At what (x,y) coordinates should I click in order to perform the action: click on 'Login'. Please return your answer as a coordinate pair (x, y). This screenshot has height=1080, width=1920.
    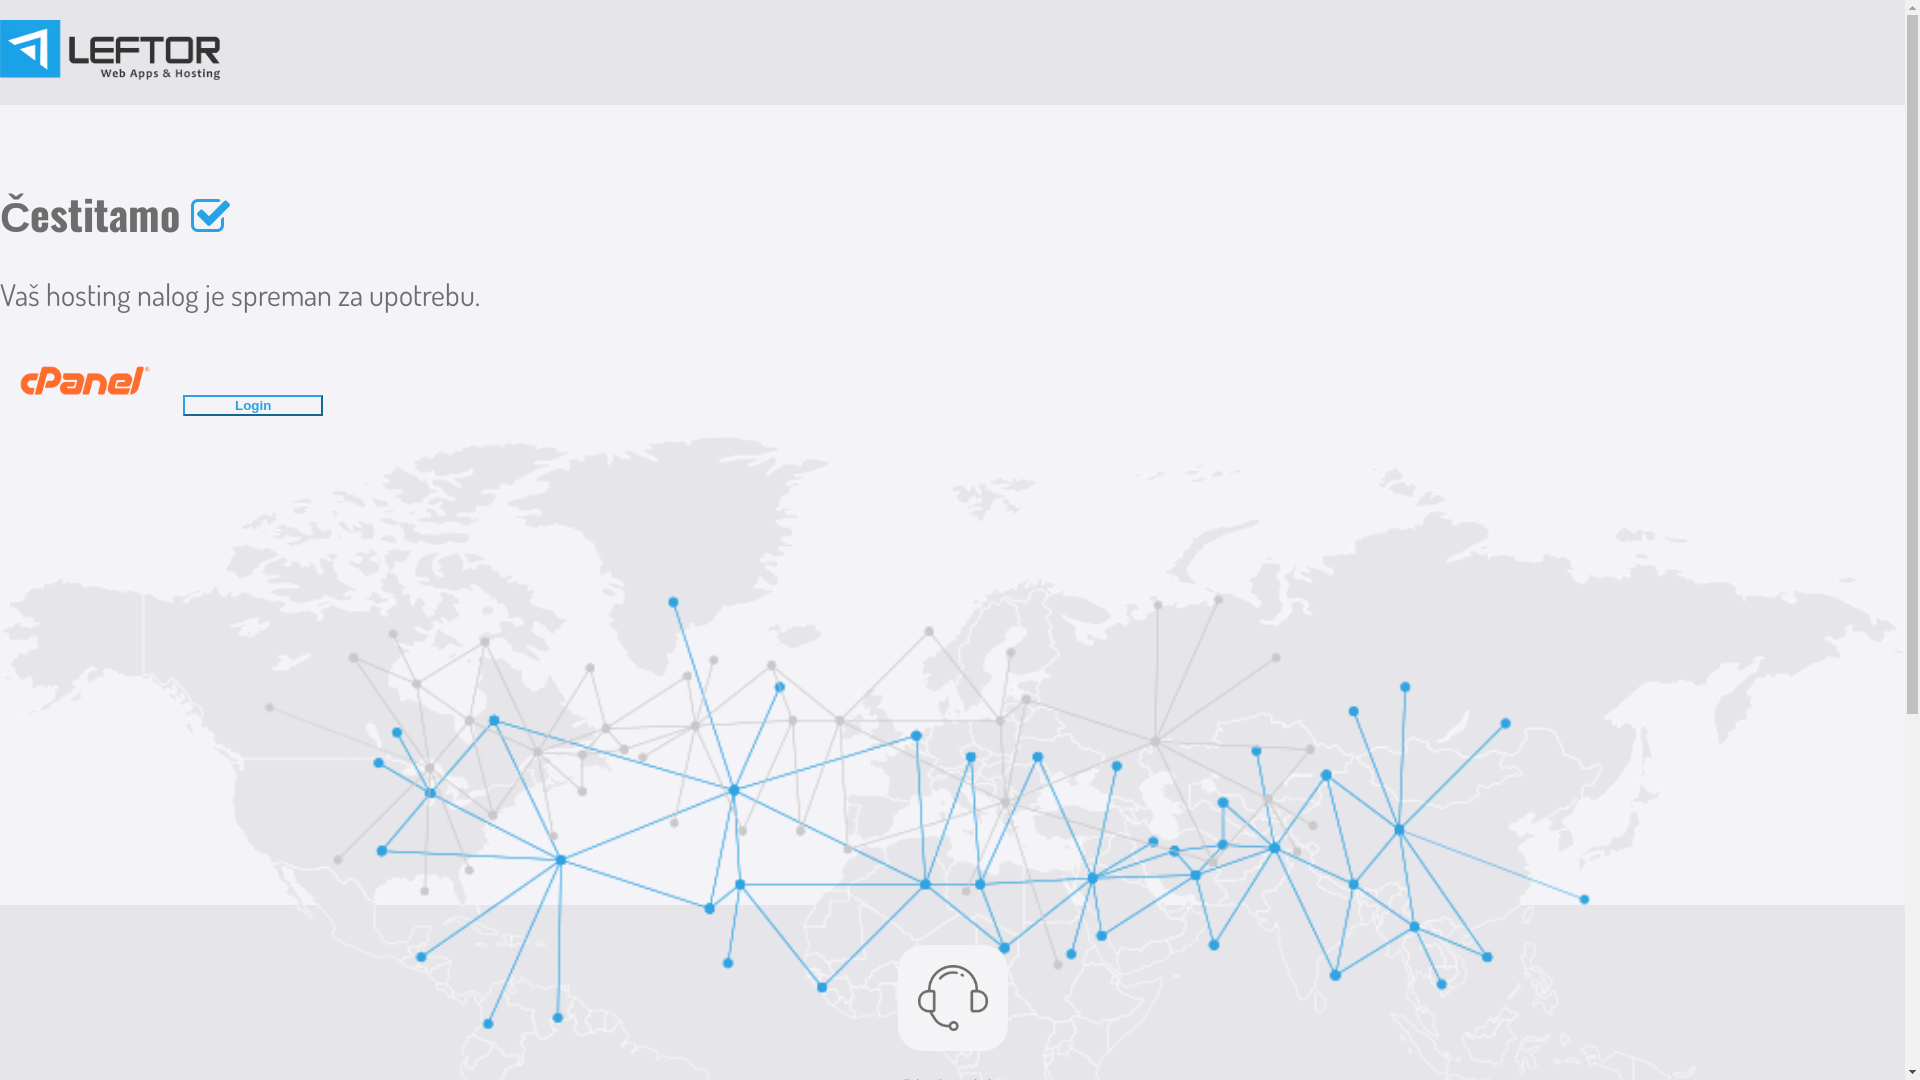
    Looking at the image, I should click on (262, 399).